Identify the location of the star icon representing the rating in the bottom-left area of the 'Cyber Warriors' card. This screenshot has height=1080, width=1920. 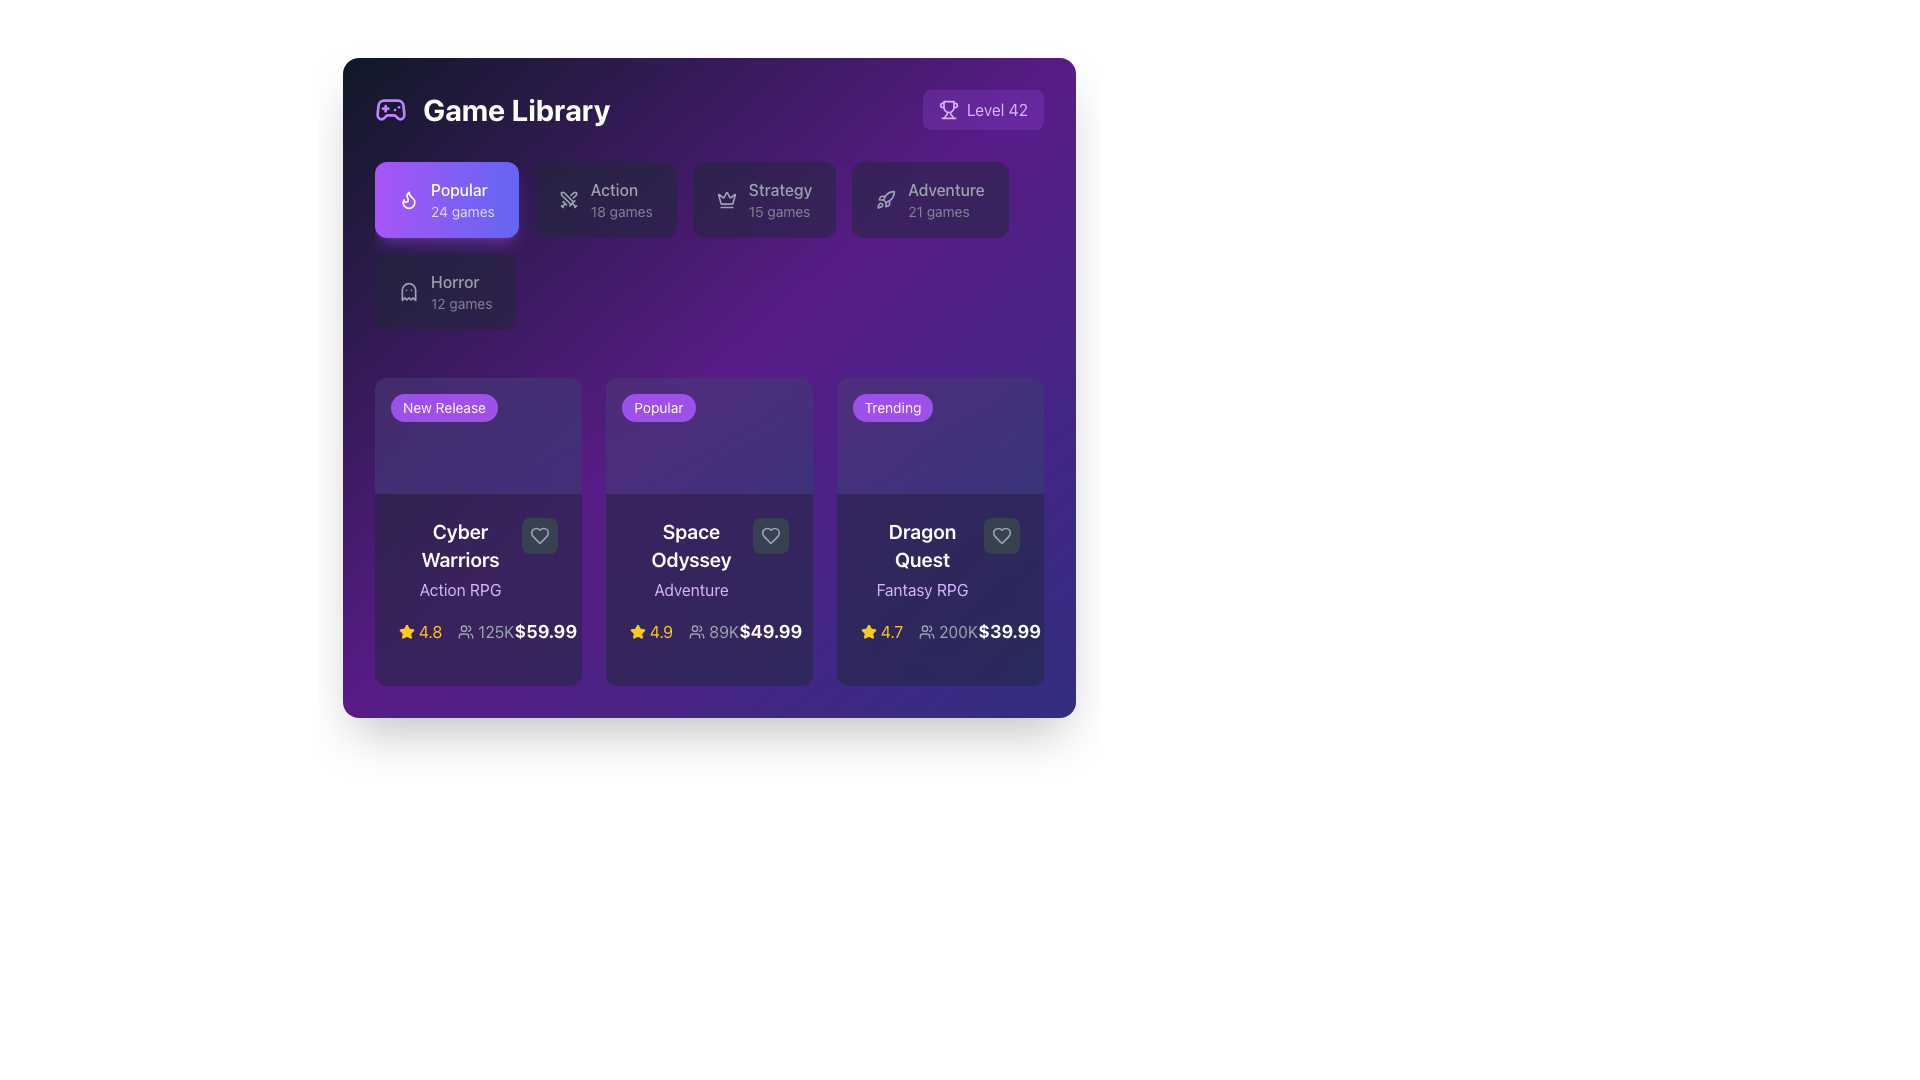
(406, 632).